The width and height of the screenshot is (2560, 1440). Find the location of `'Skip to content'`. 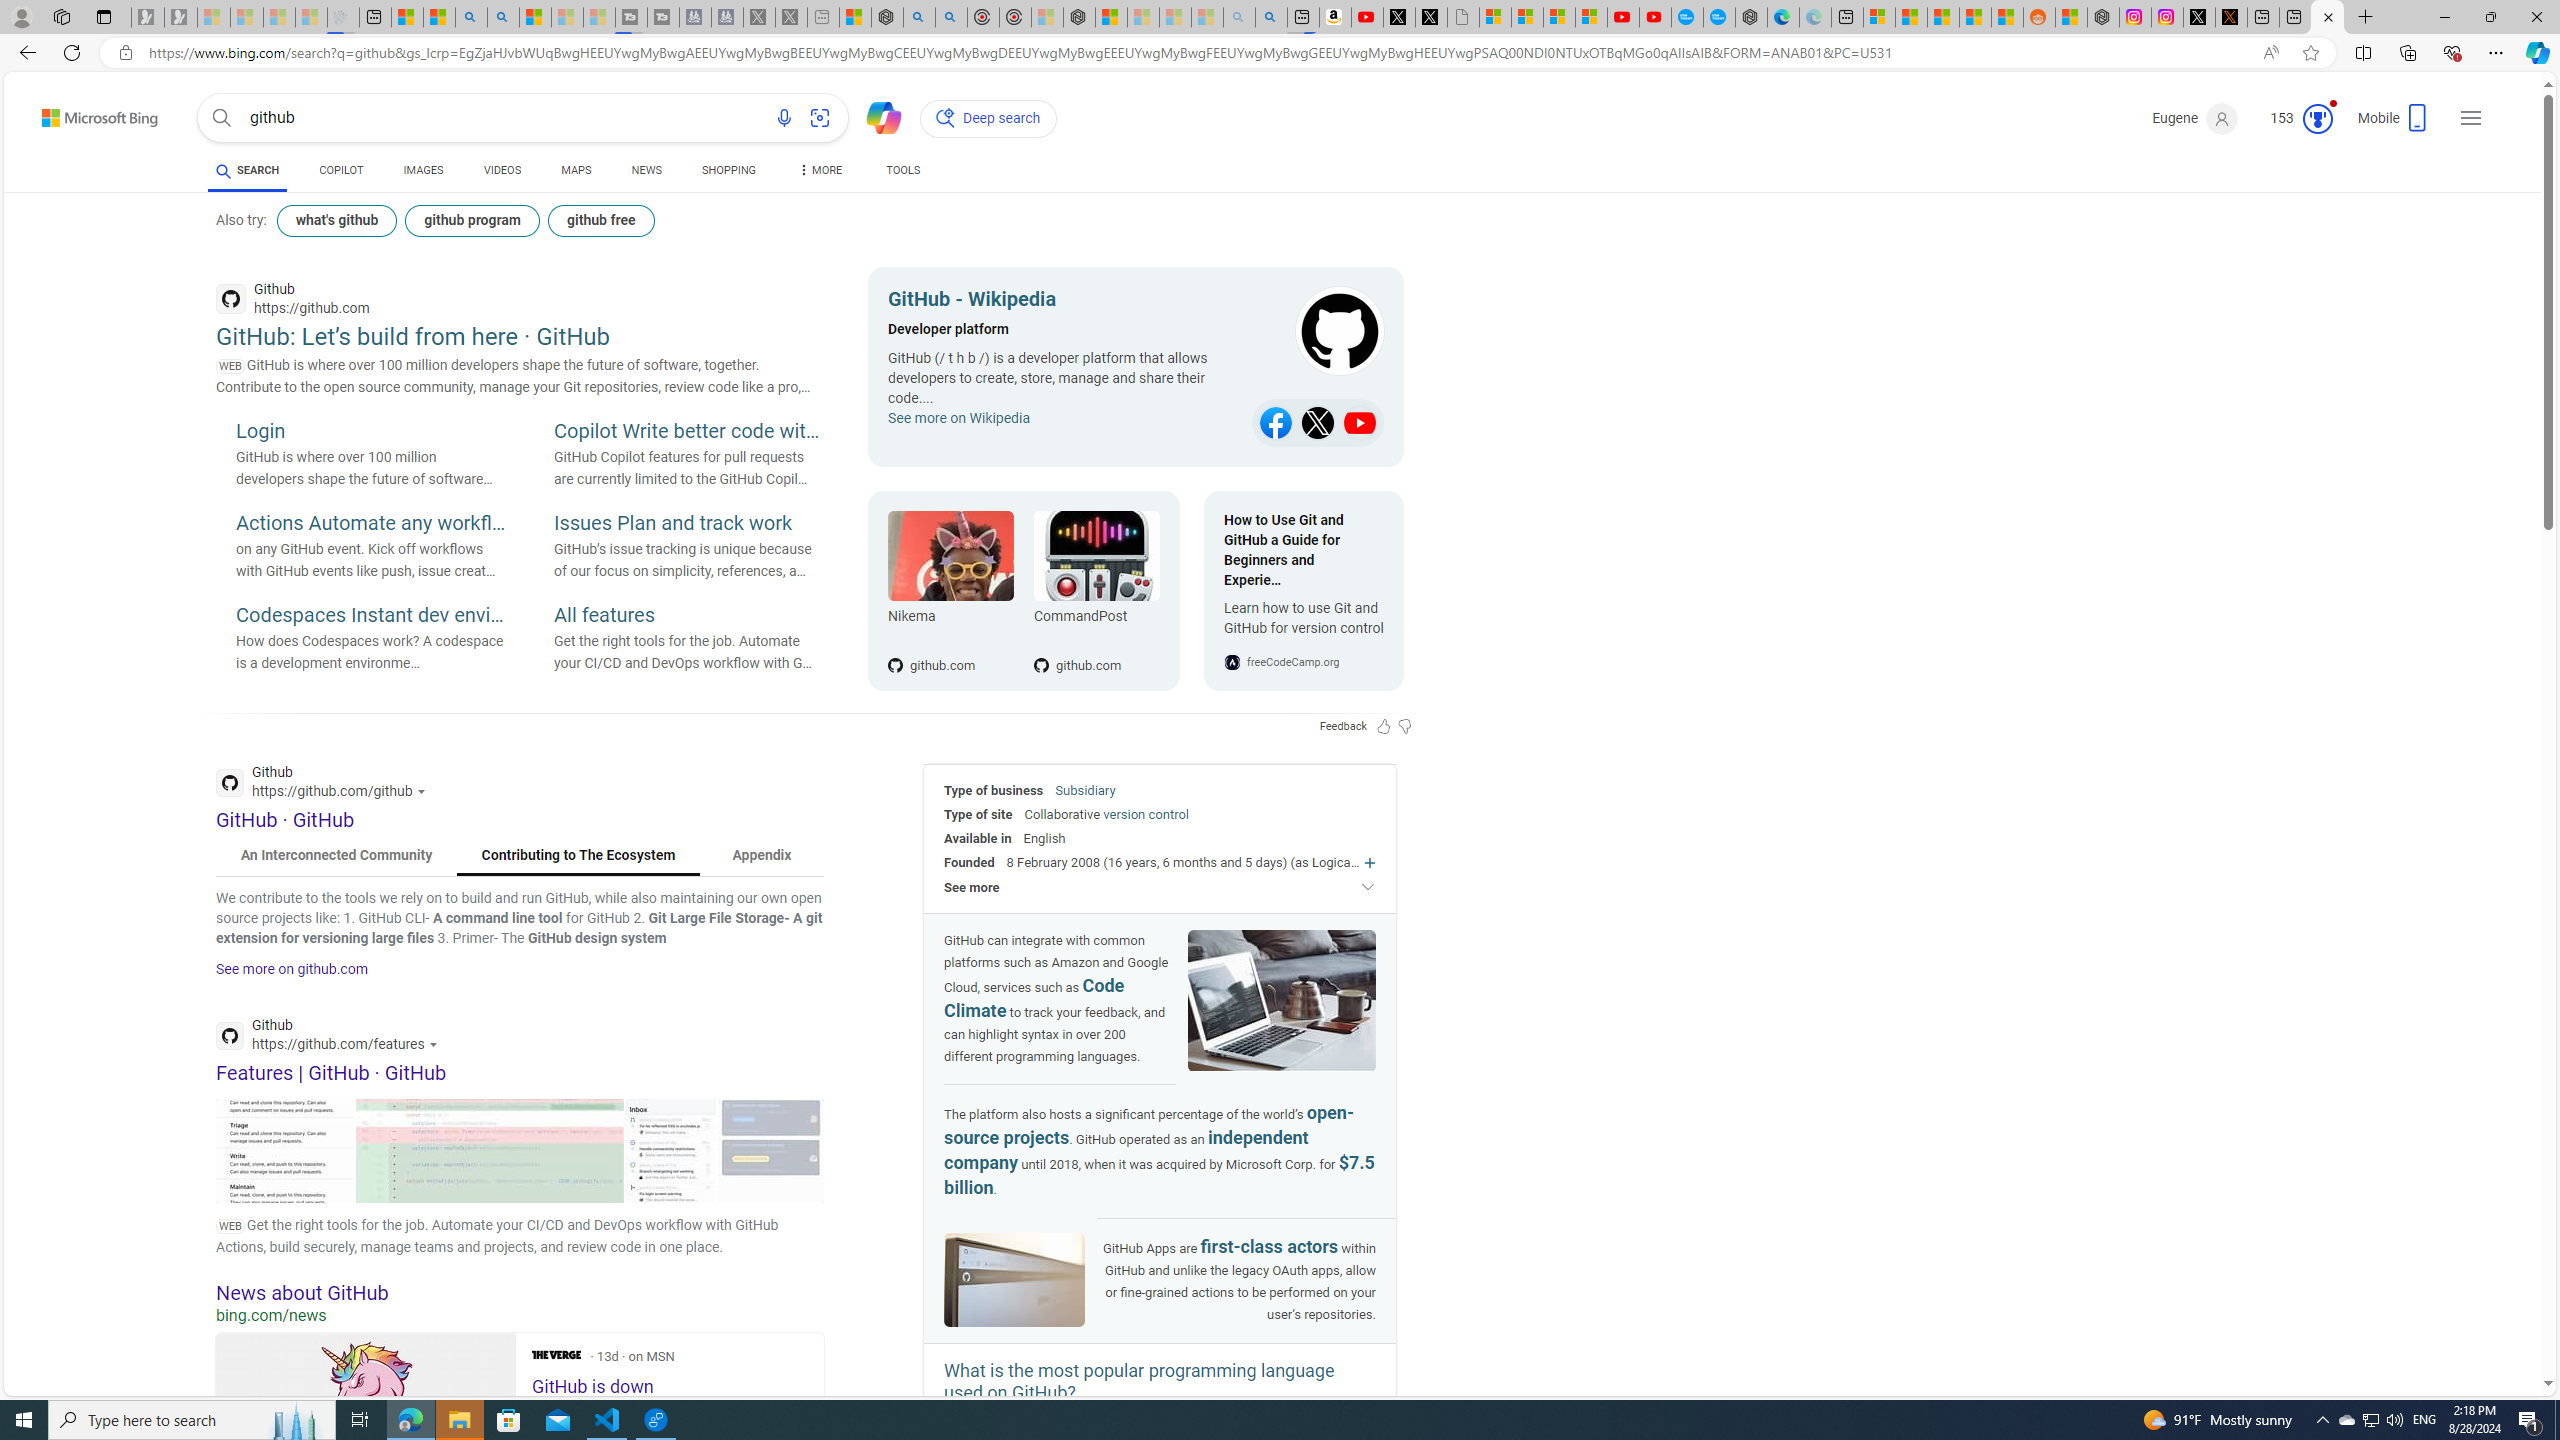

'Skip to content' is located at coordinates (65, 111).